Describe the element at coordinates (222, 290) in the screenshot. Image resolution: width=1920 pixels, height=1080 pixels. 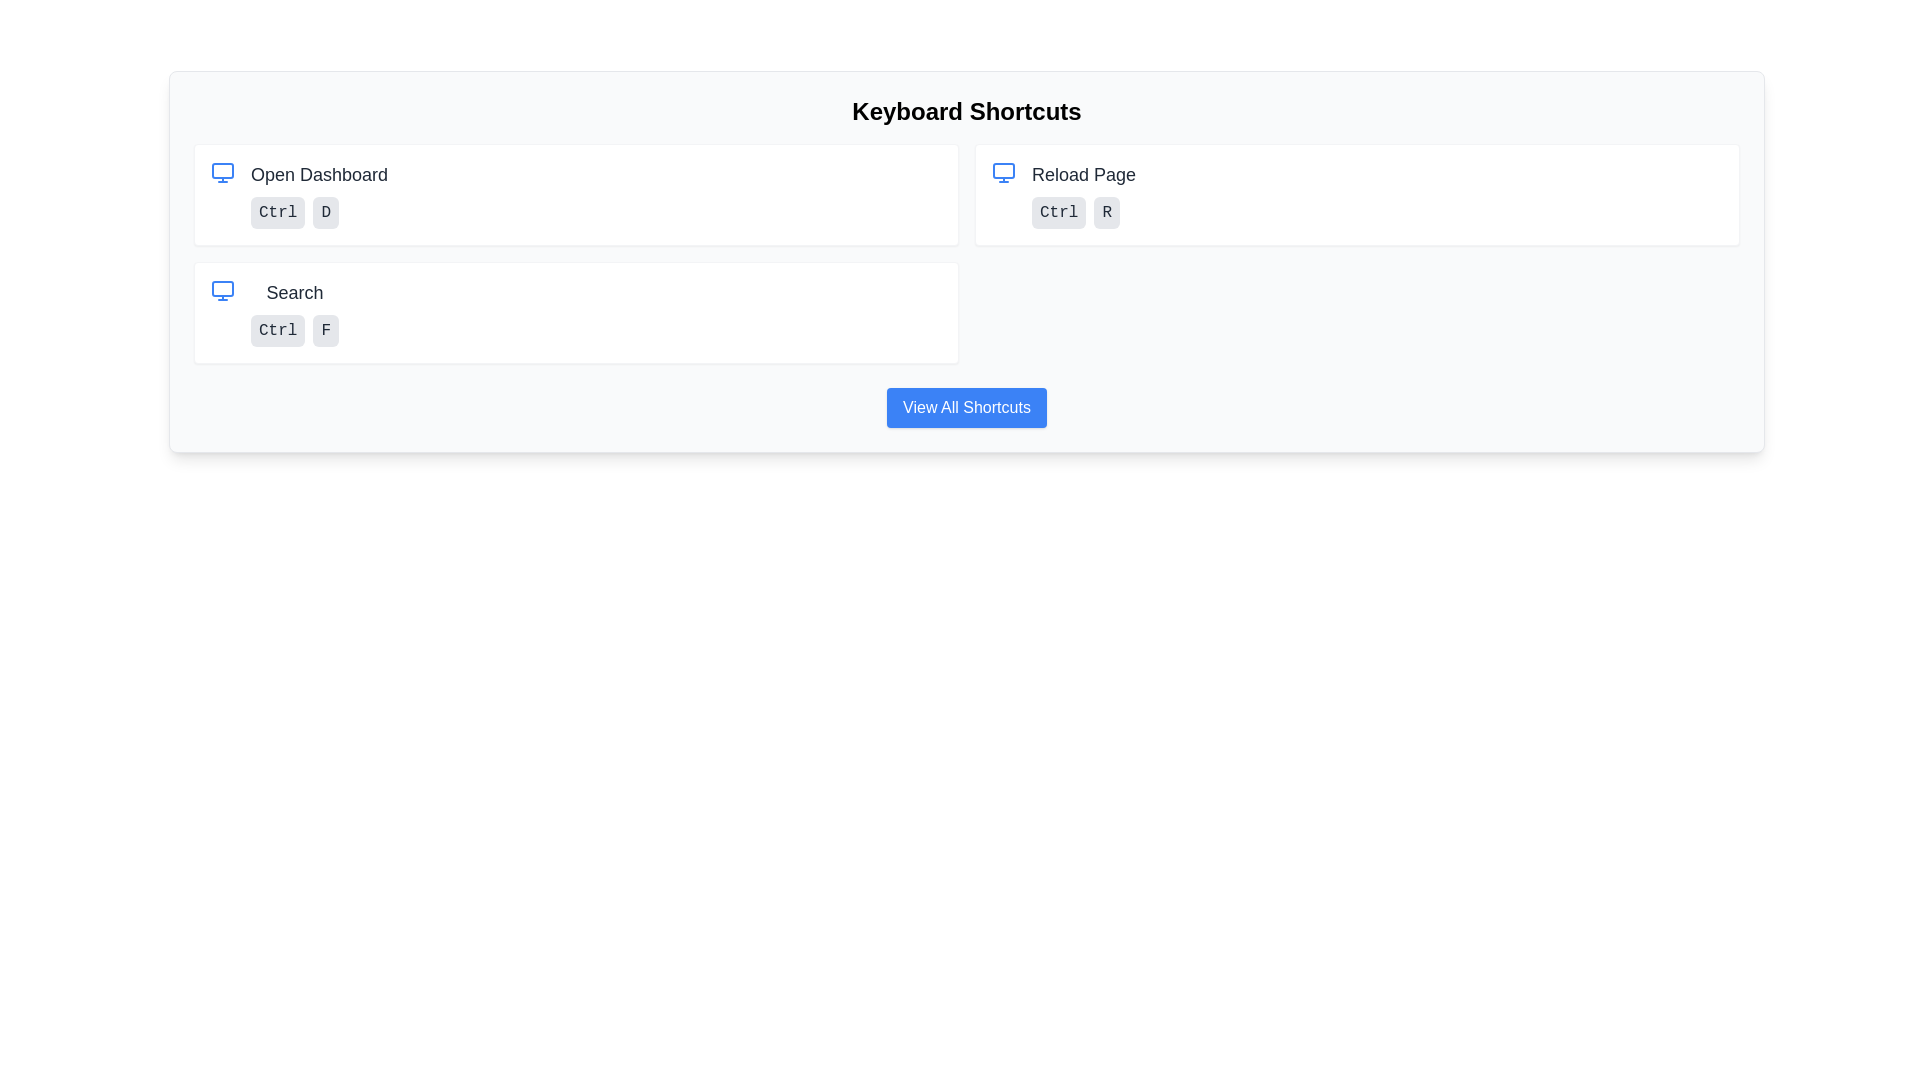
I see `the graphical icon resembling a monitor with blue outlines located in the top-left corner of the 'Search' card, adjacent to the text 'Search' and the shortcut keys 'Ctrl' and 'F'` at that location.